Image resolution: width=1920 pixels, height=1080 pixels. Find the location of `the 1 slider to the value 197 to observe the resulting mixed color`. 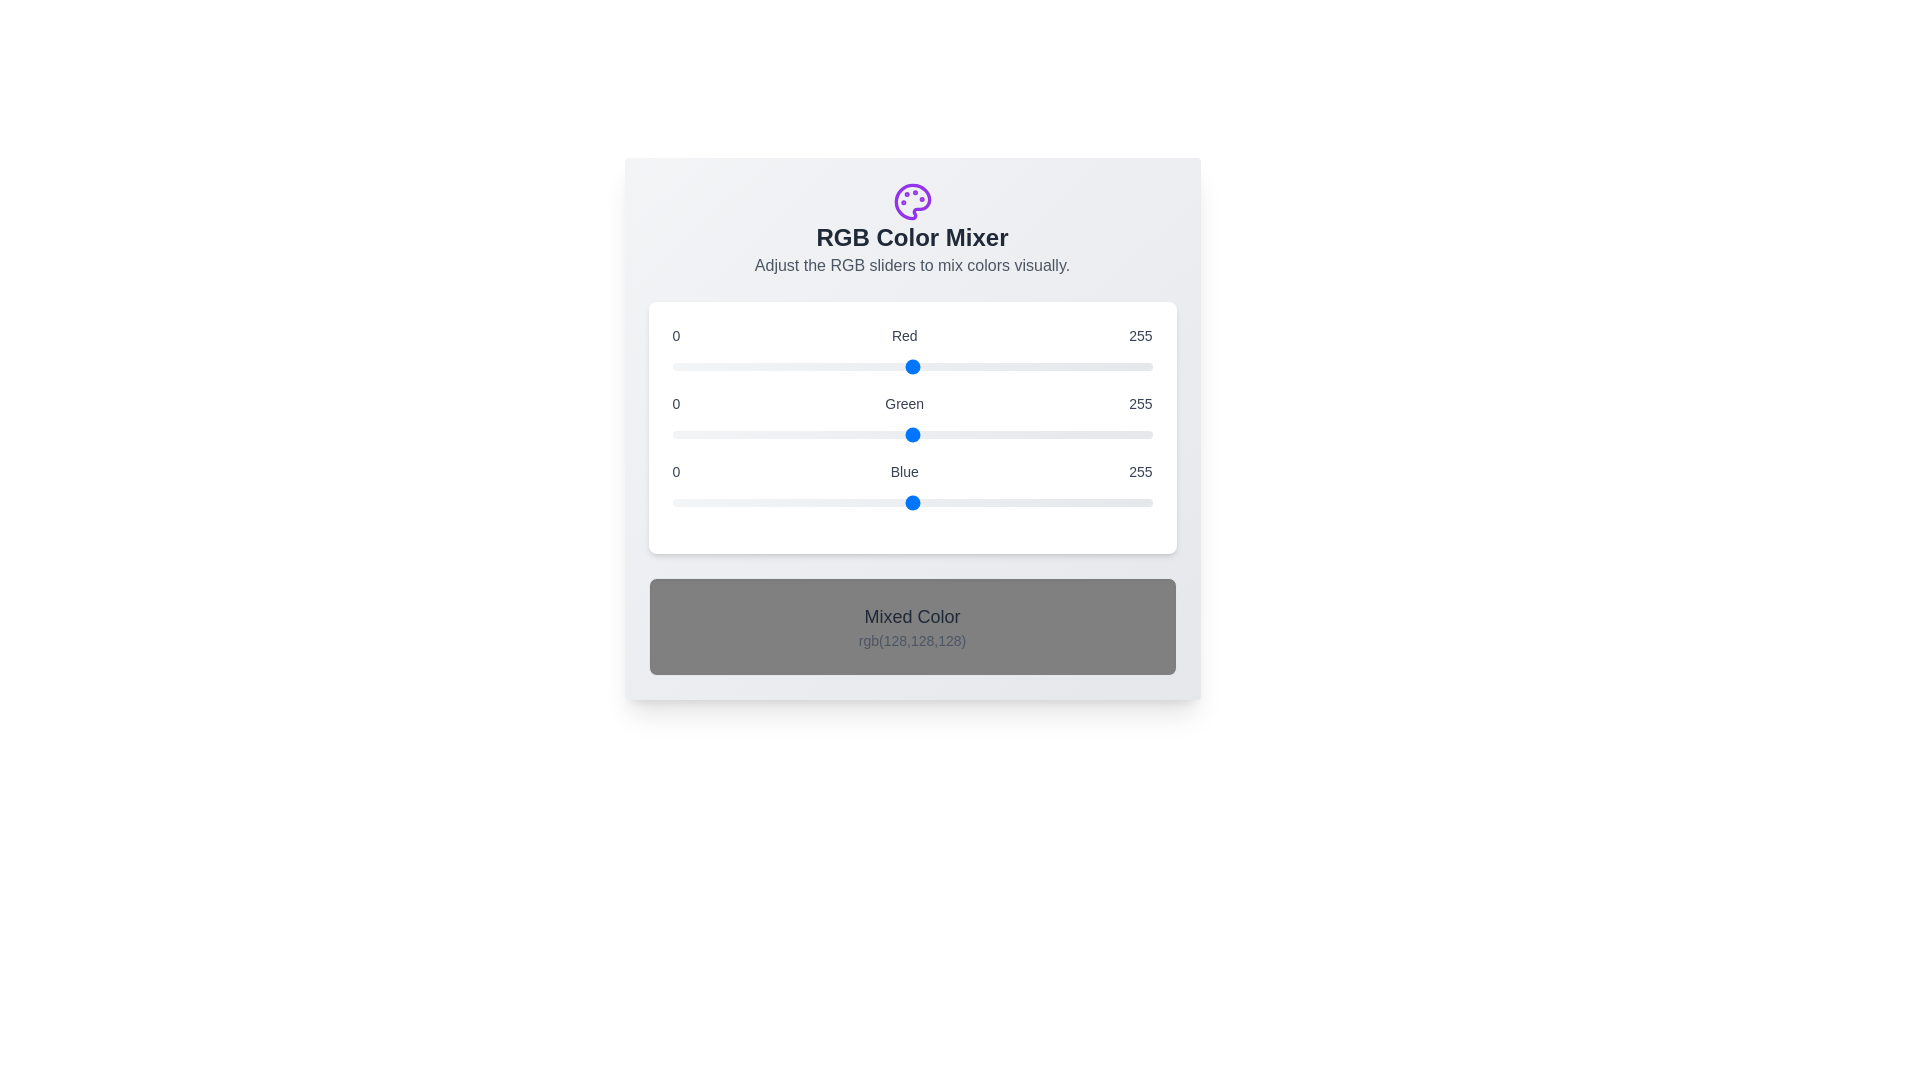

the 1 slider to the value 197 to observe the resulting mixed color is located at coordinates (911, 434).